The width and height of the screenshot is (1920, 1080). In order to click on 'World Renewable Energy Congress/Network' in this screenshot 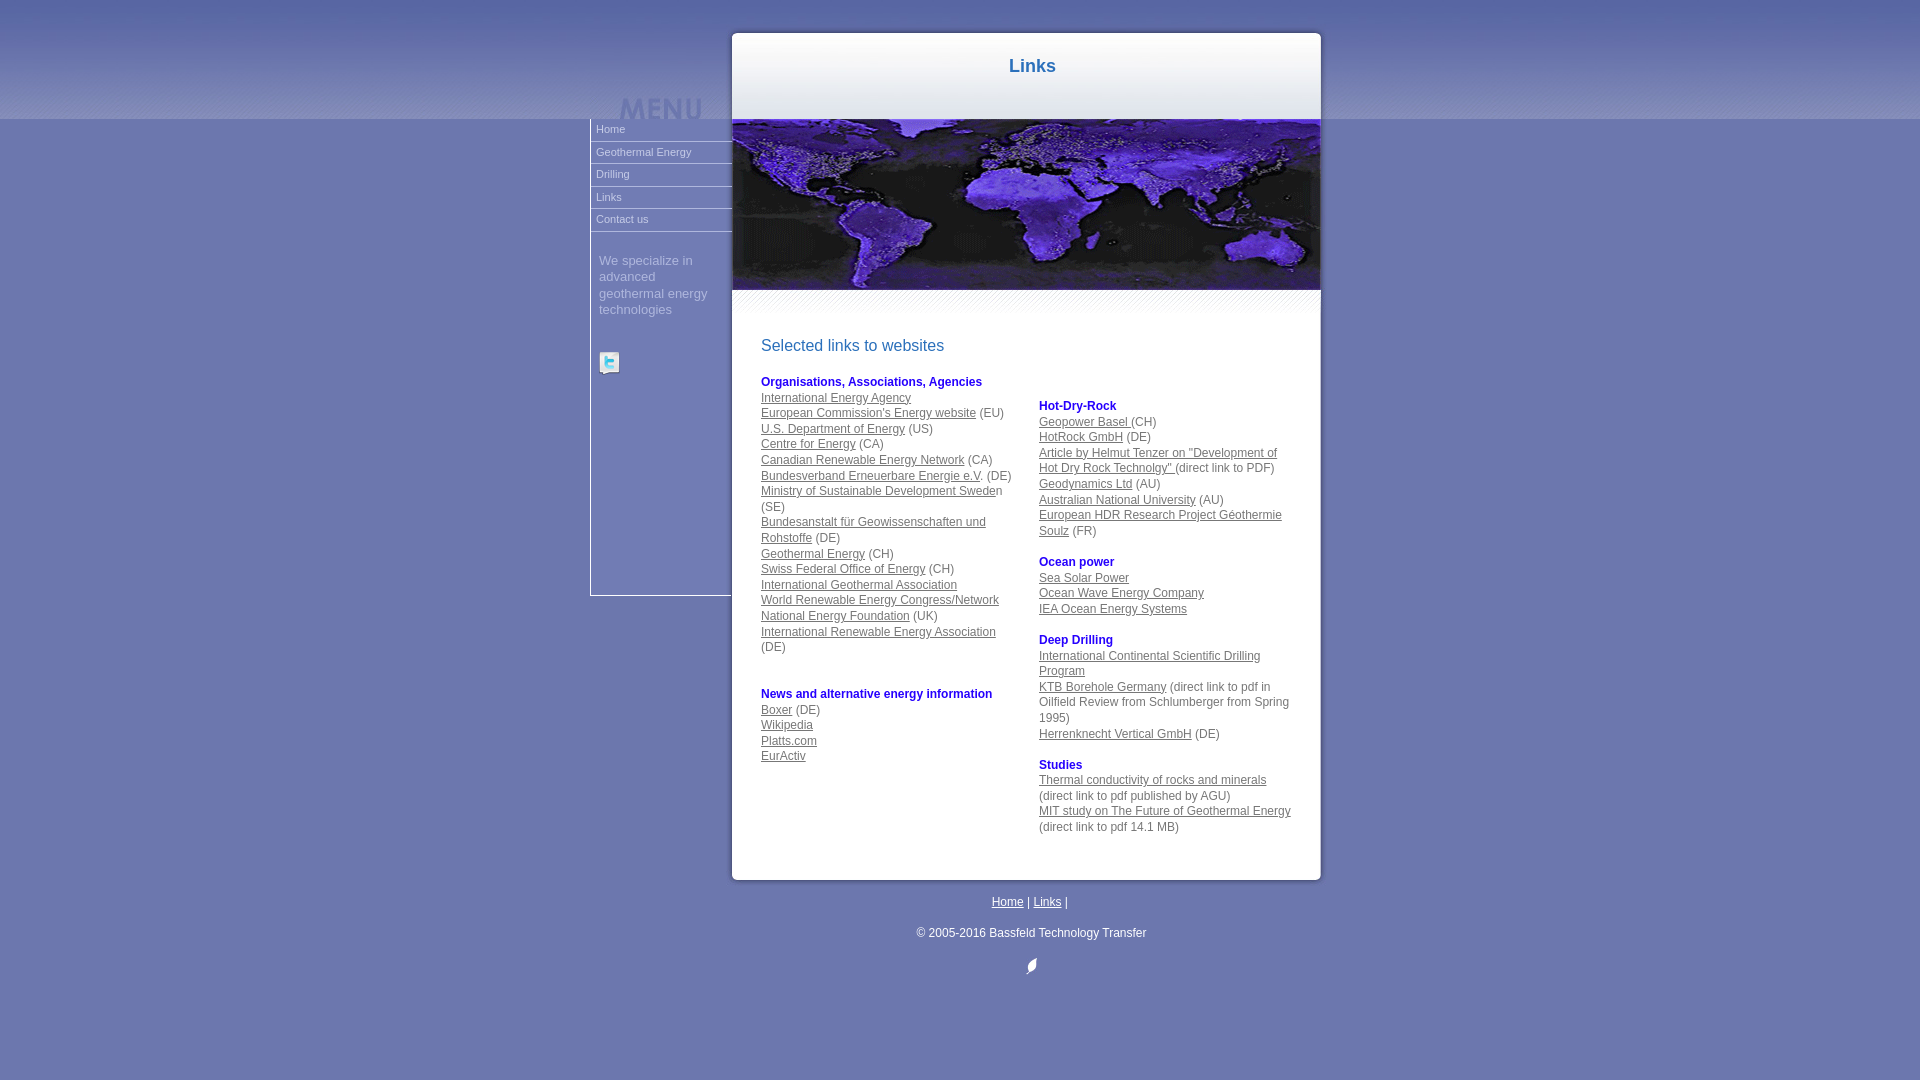, I will do `click(879, 599)`.